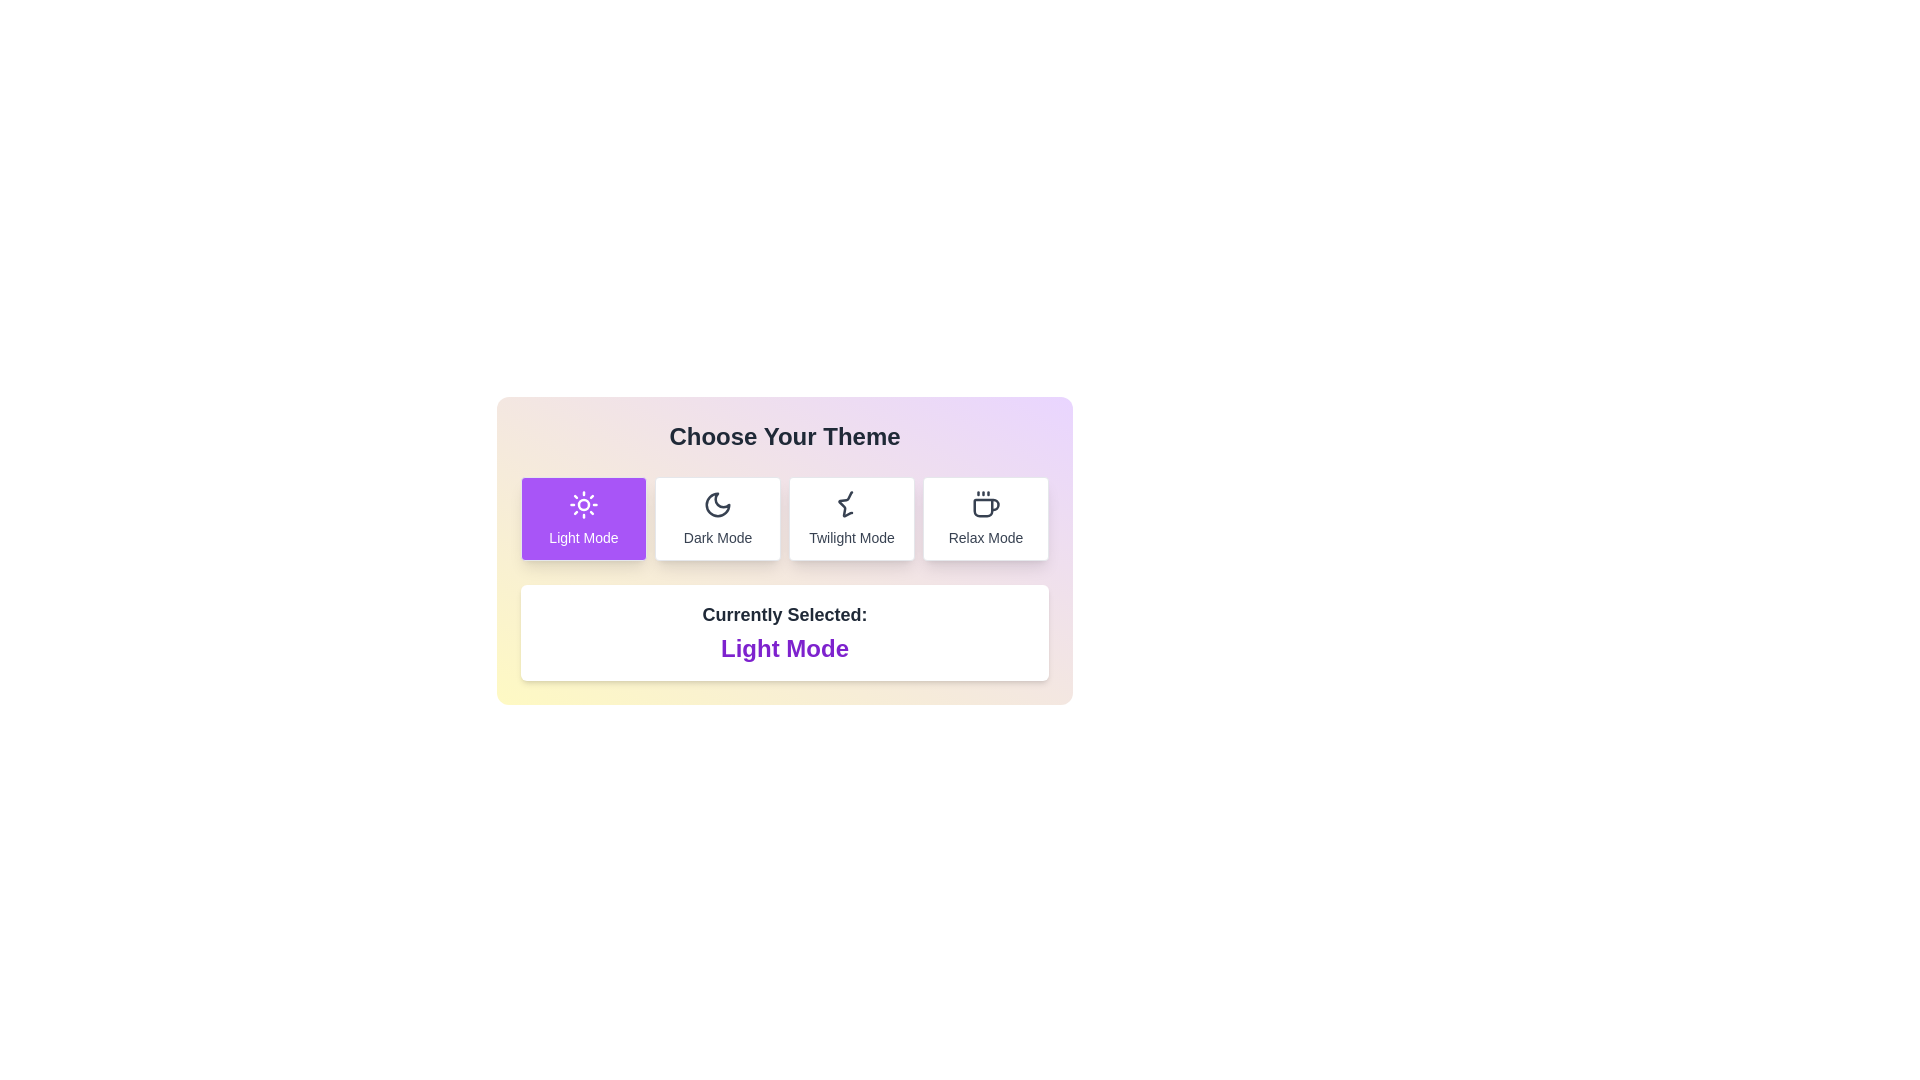 This screenshot has height=1080, width=1920. What do you see at coordinates (583, 518) in the screenshot?
I see `the theme button corresponding to Light Mode` at bounding box center [583, 518].